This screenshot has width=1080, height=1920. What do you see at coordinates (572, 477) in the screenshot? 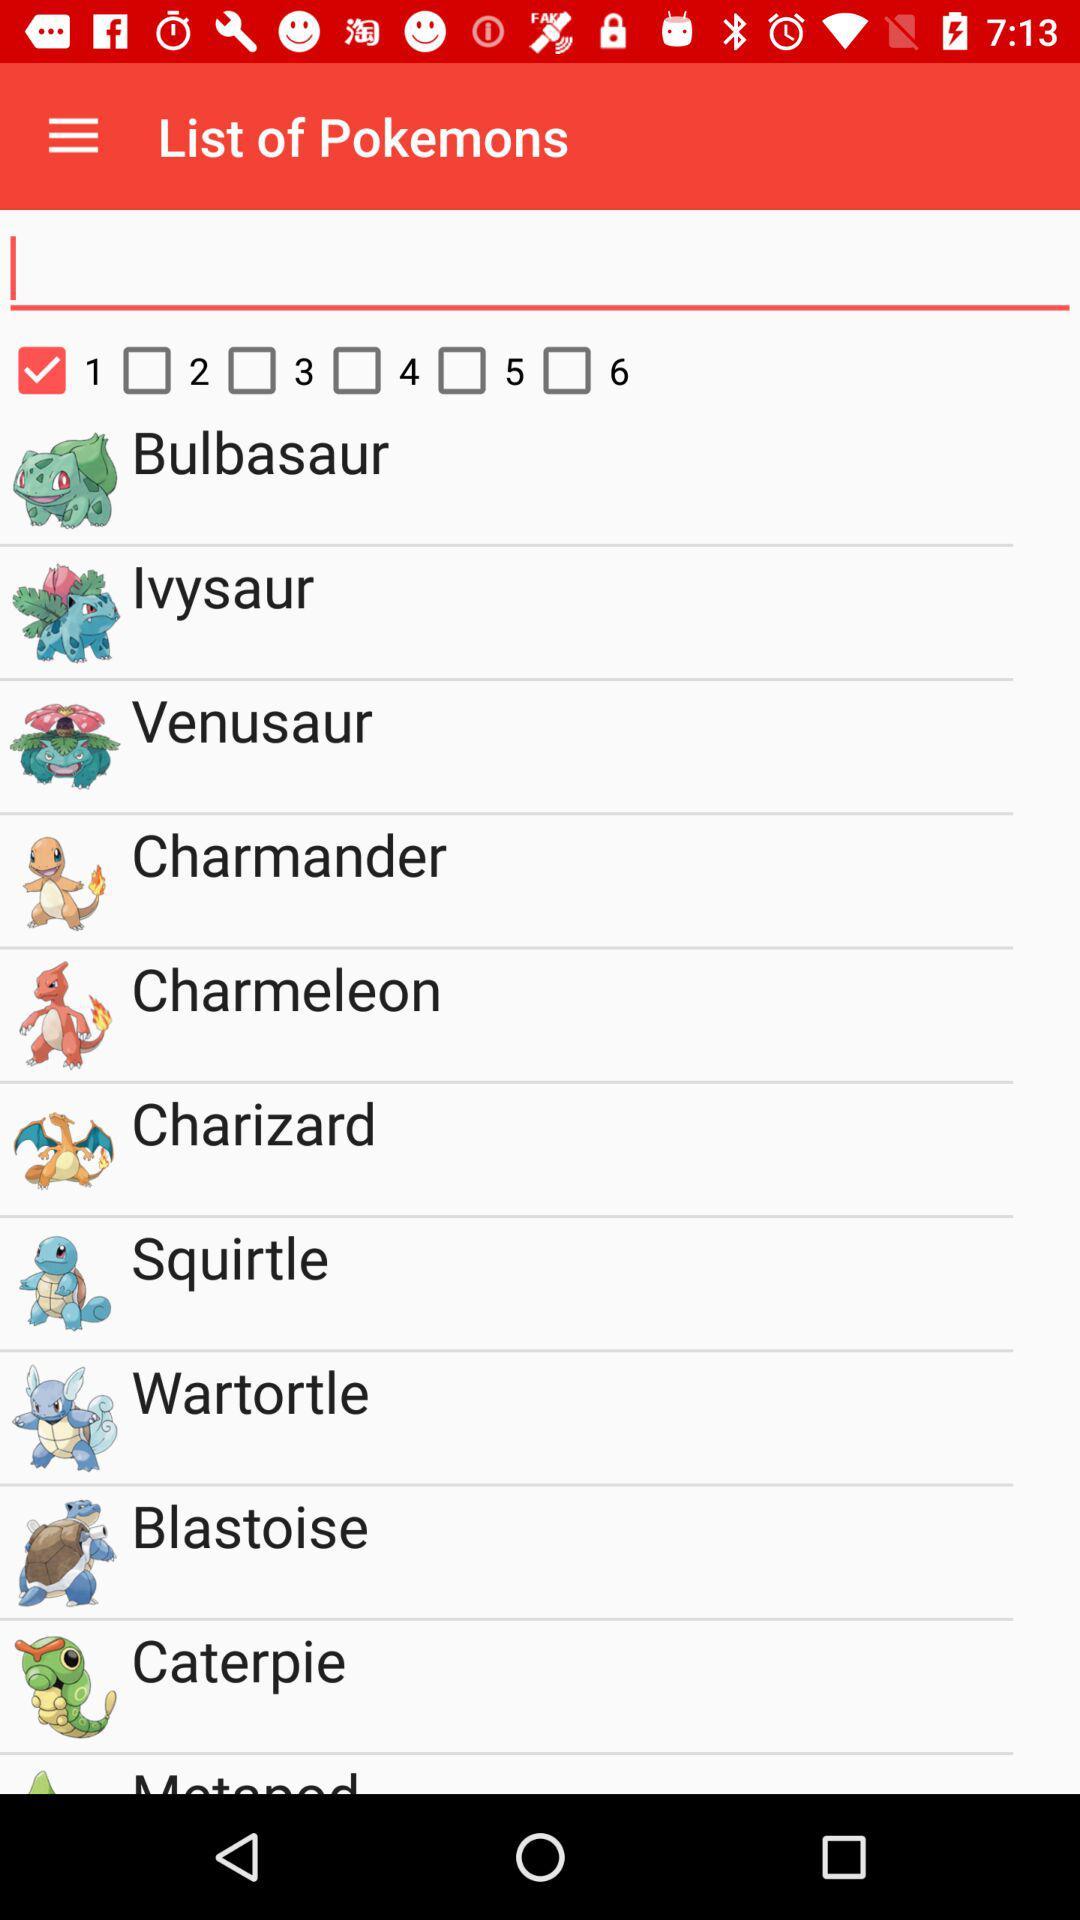
I see `the icon below 2` at bounding box center [572, 477].